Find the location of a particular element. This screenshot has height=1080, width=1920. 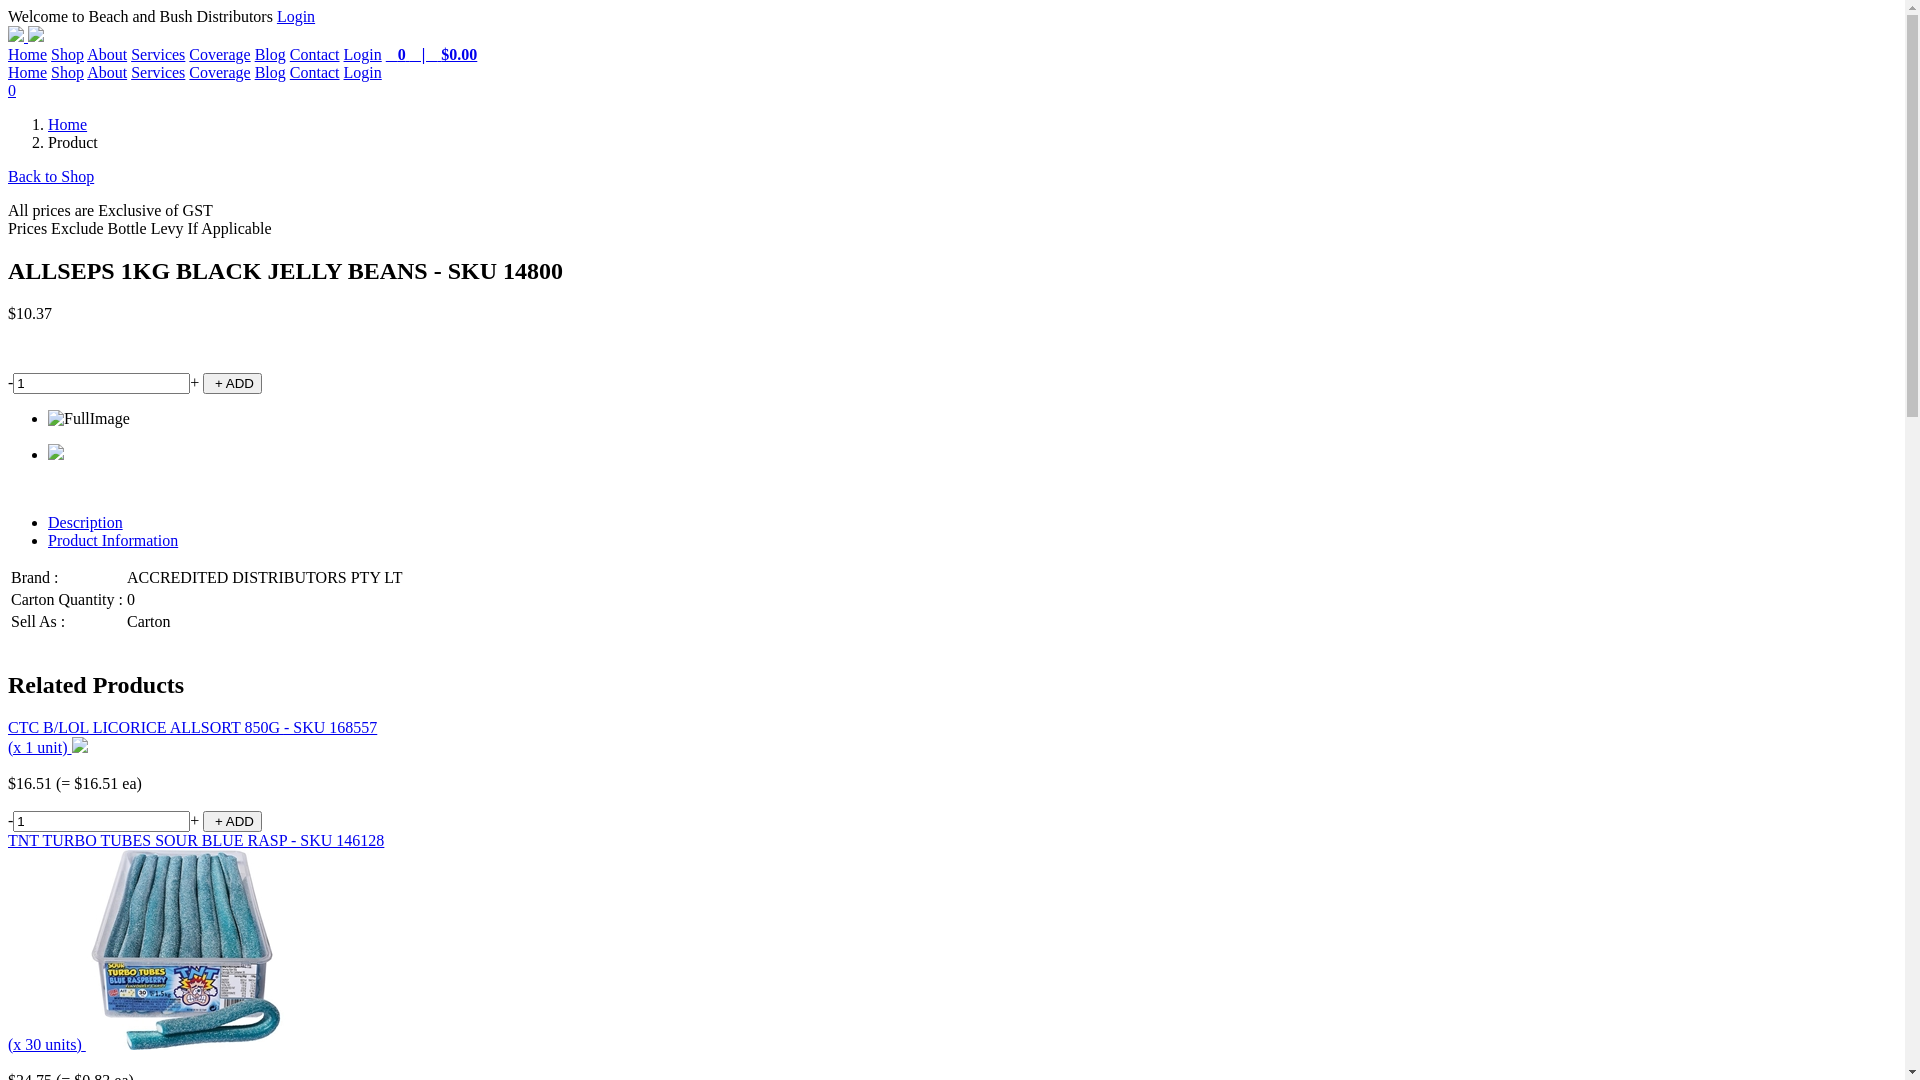

'Product Information' is located at coordinates (112, 540).